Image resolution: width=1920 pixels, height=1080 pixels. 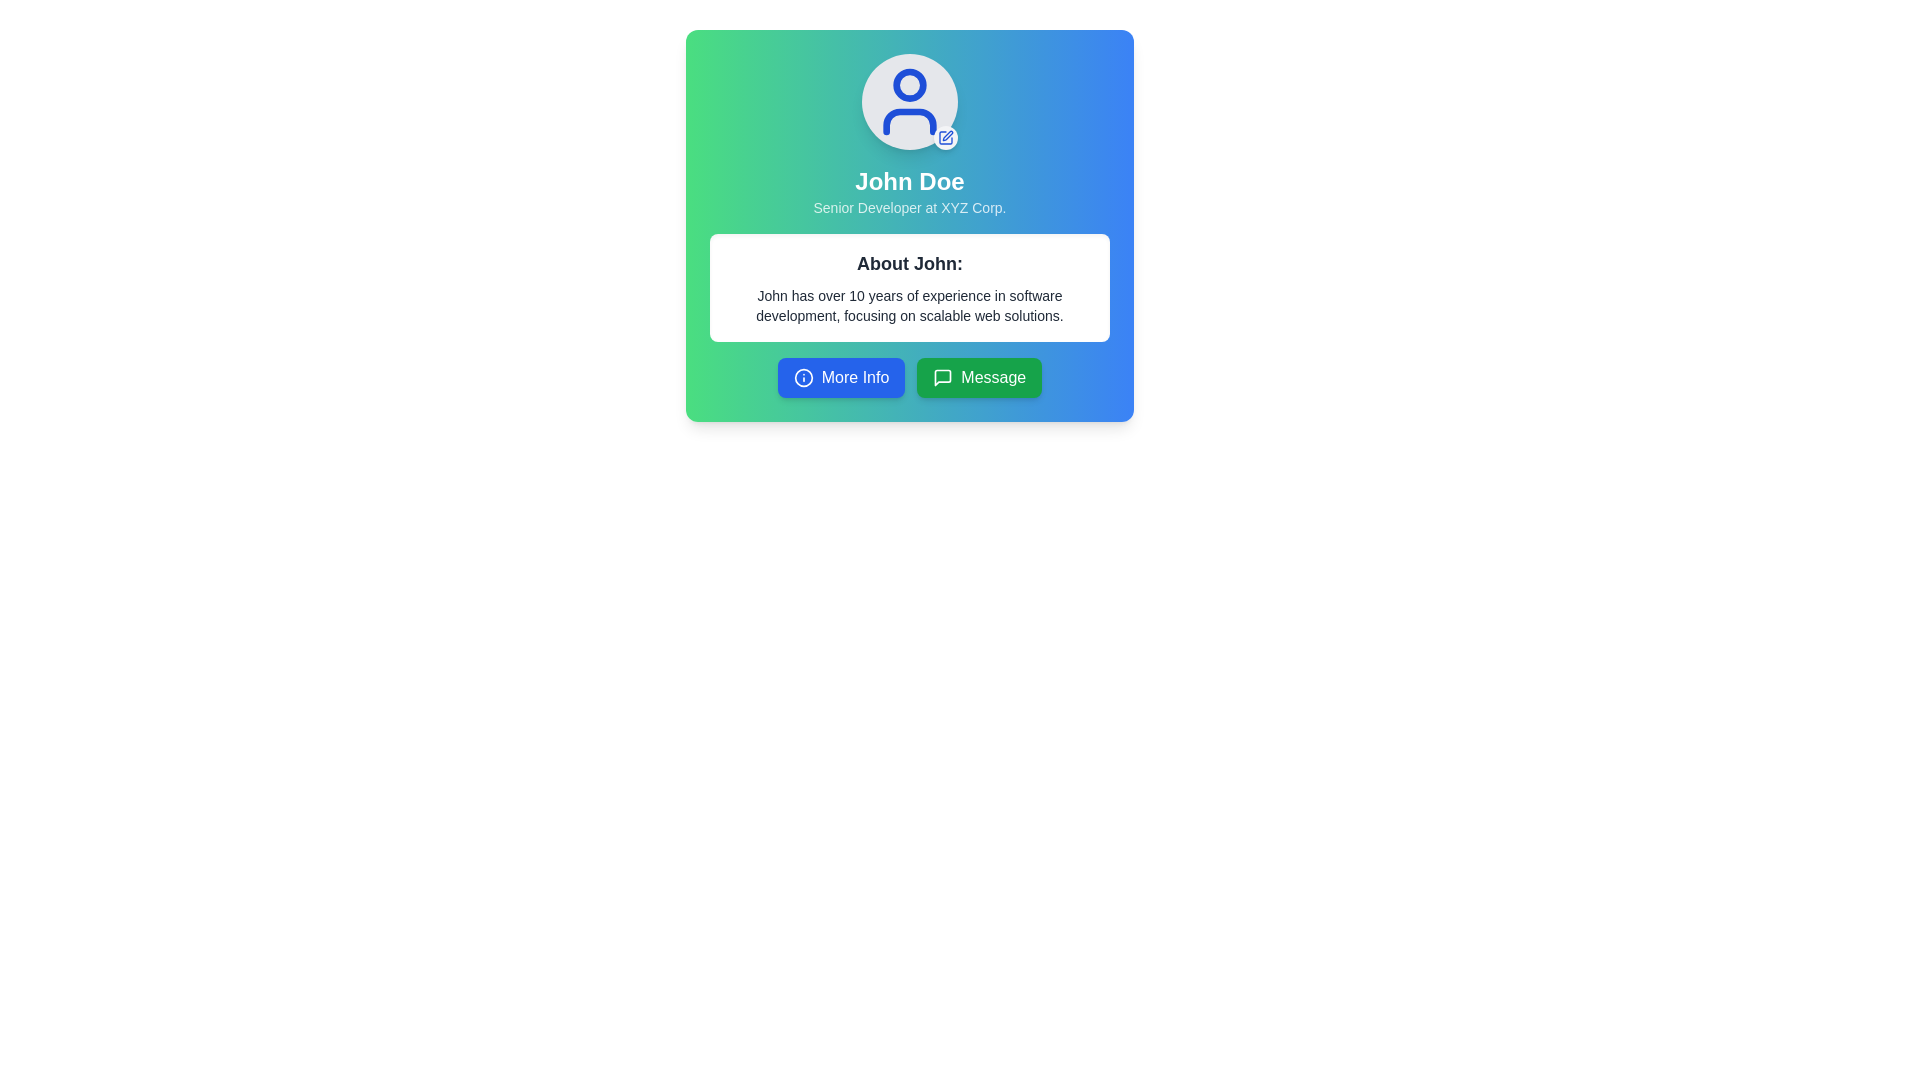 What do you see at coordinates (942, 378) in the screenshot?
I see `the messaging icon located adjacent to the 'Message' button at the bottom-right corner of the card interface` at bounding box center [942, 378].